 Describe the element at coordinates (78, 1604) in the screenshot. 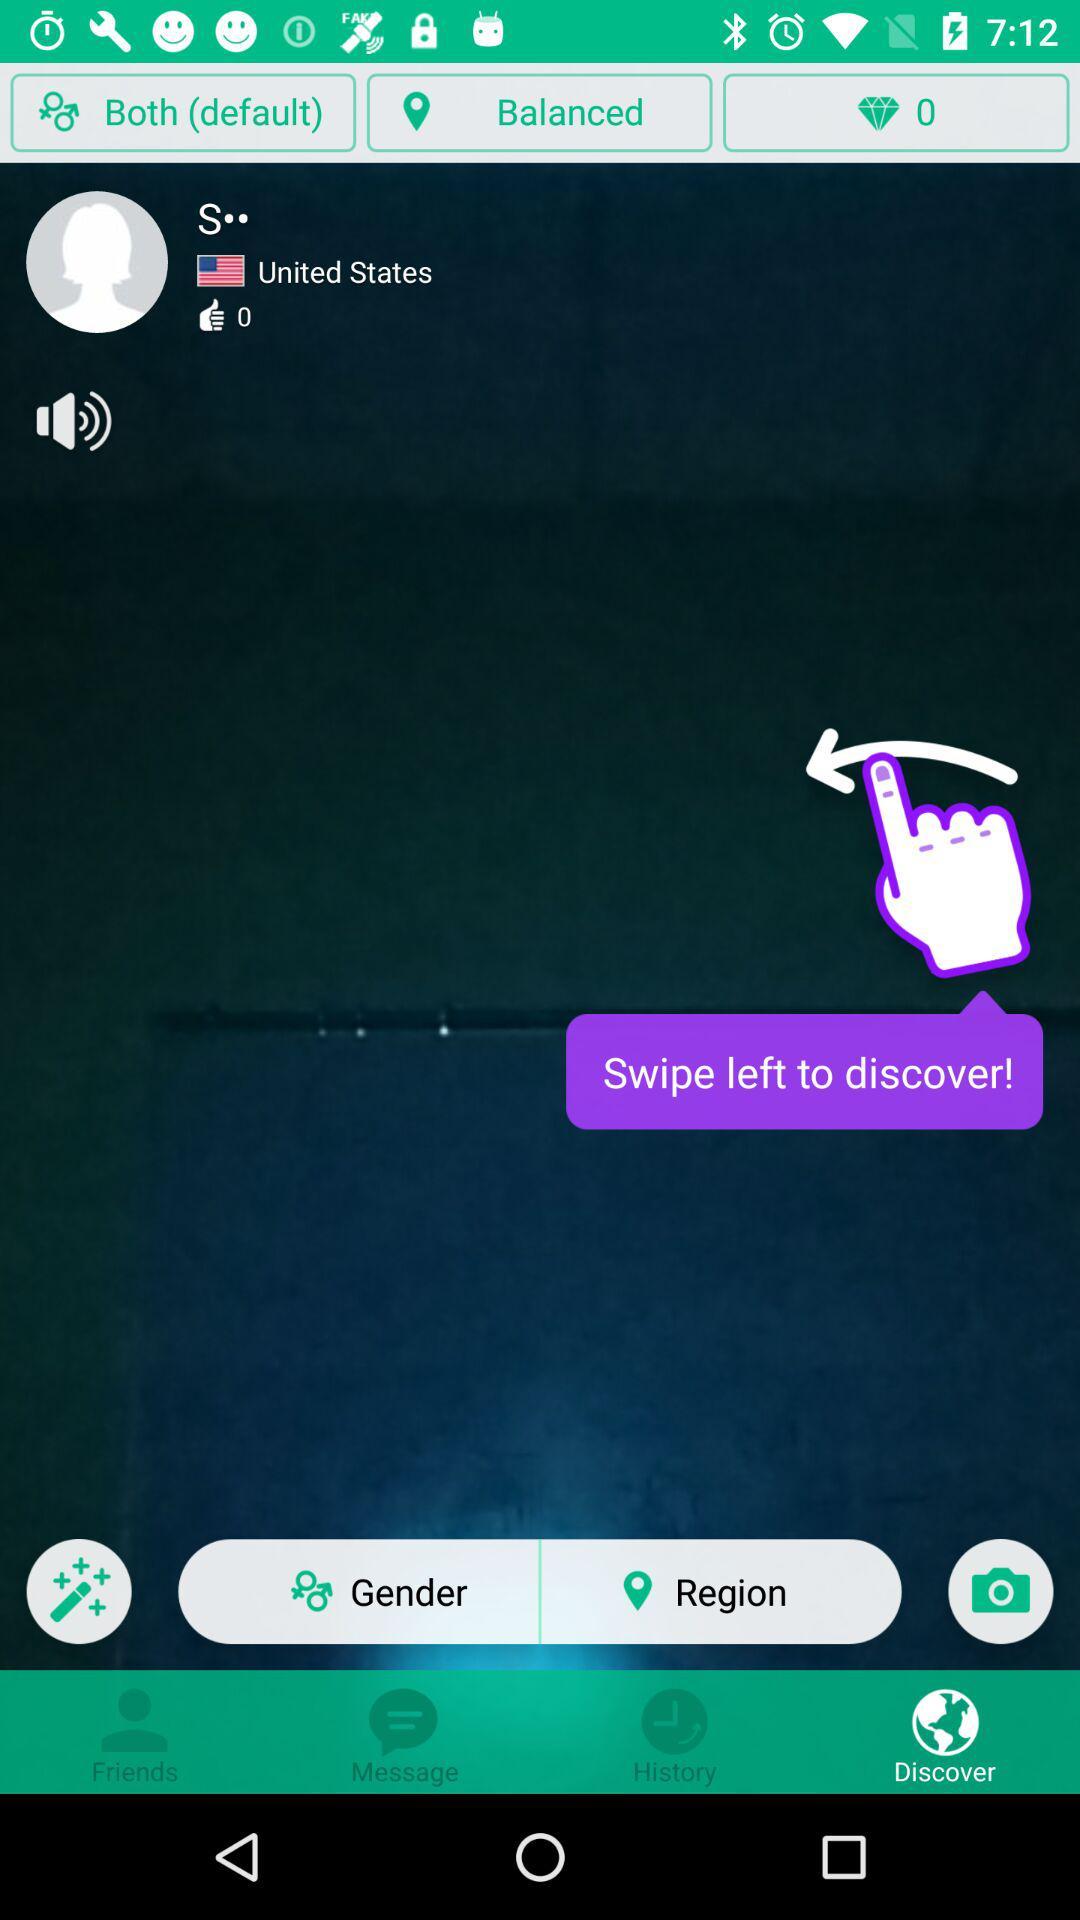

I see `the item above the friends` at that location.